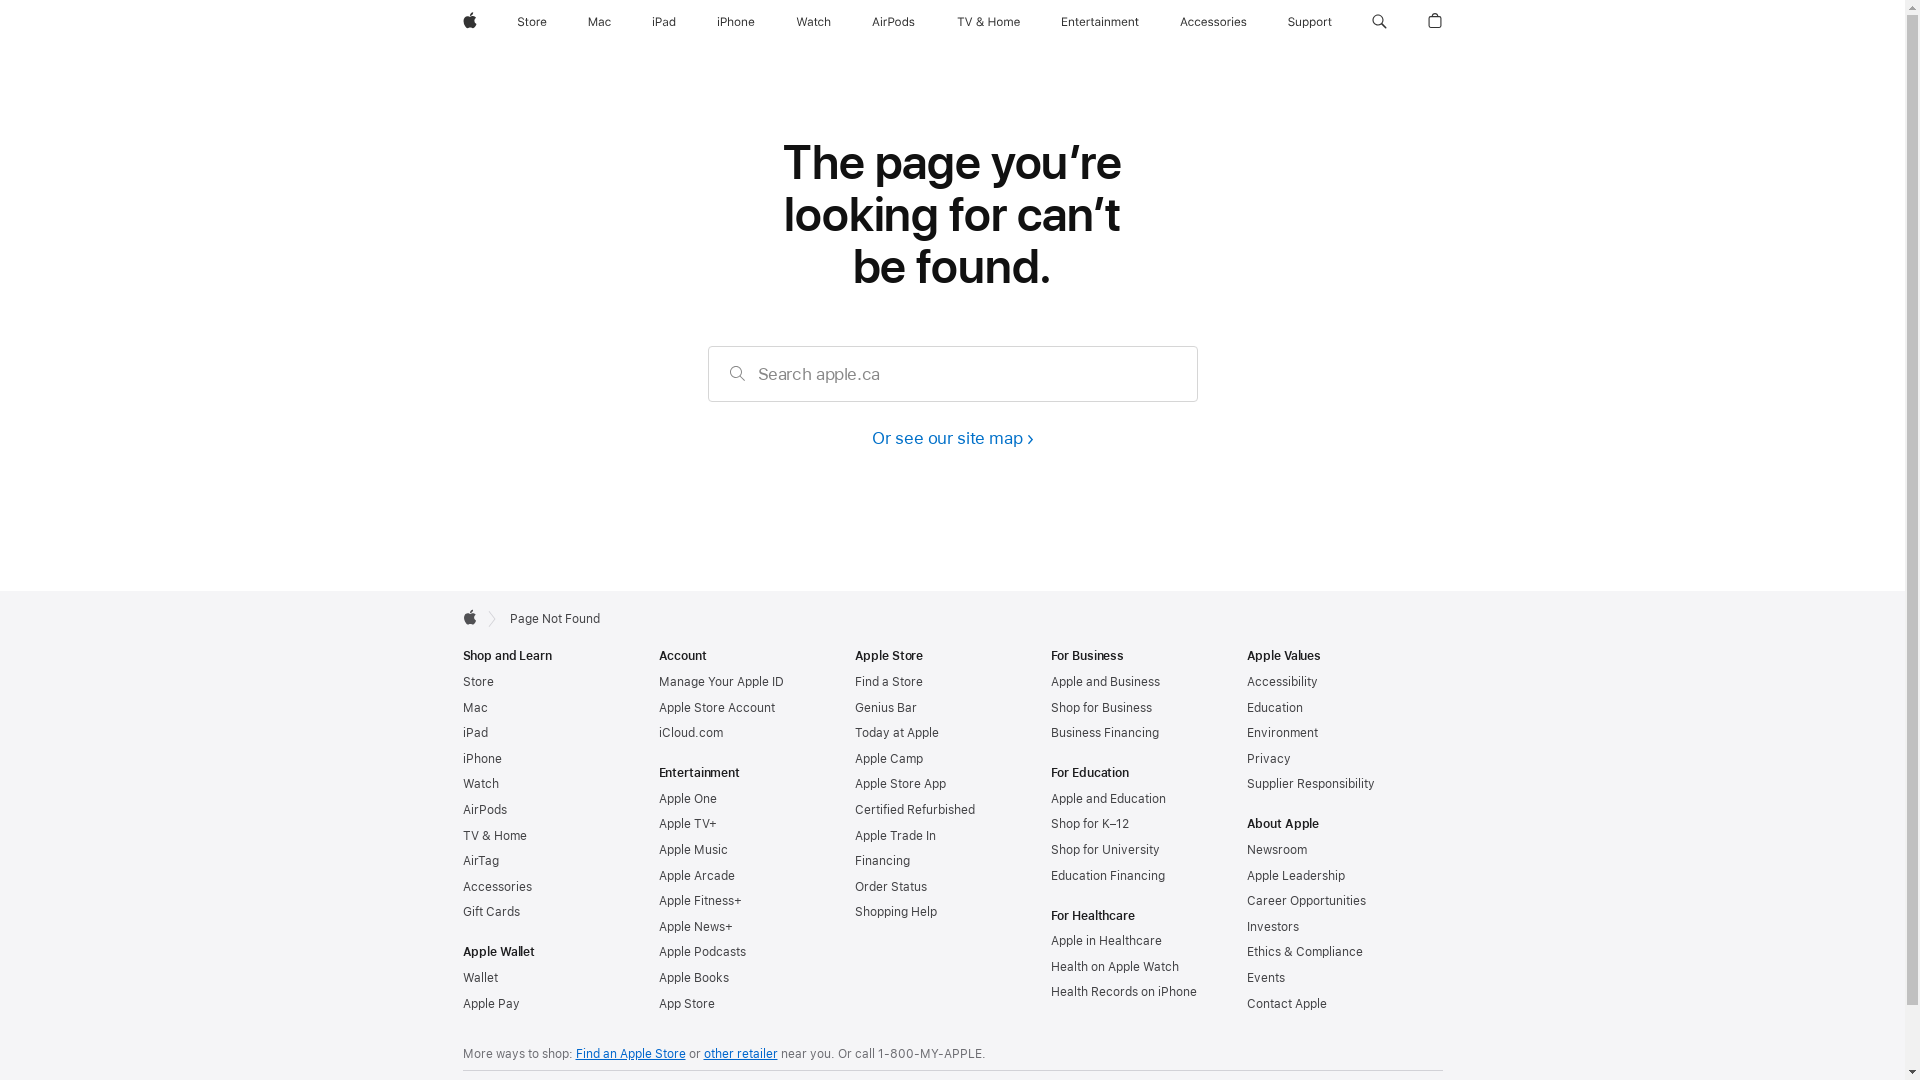 The height and width of the screenshot is (1080, 1920). I want to click on 'Health Records on iPhone', so click(1123, 991).